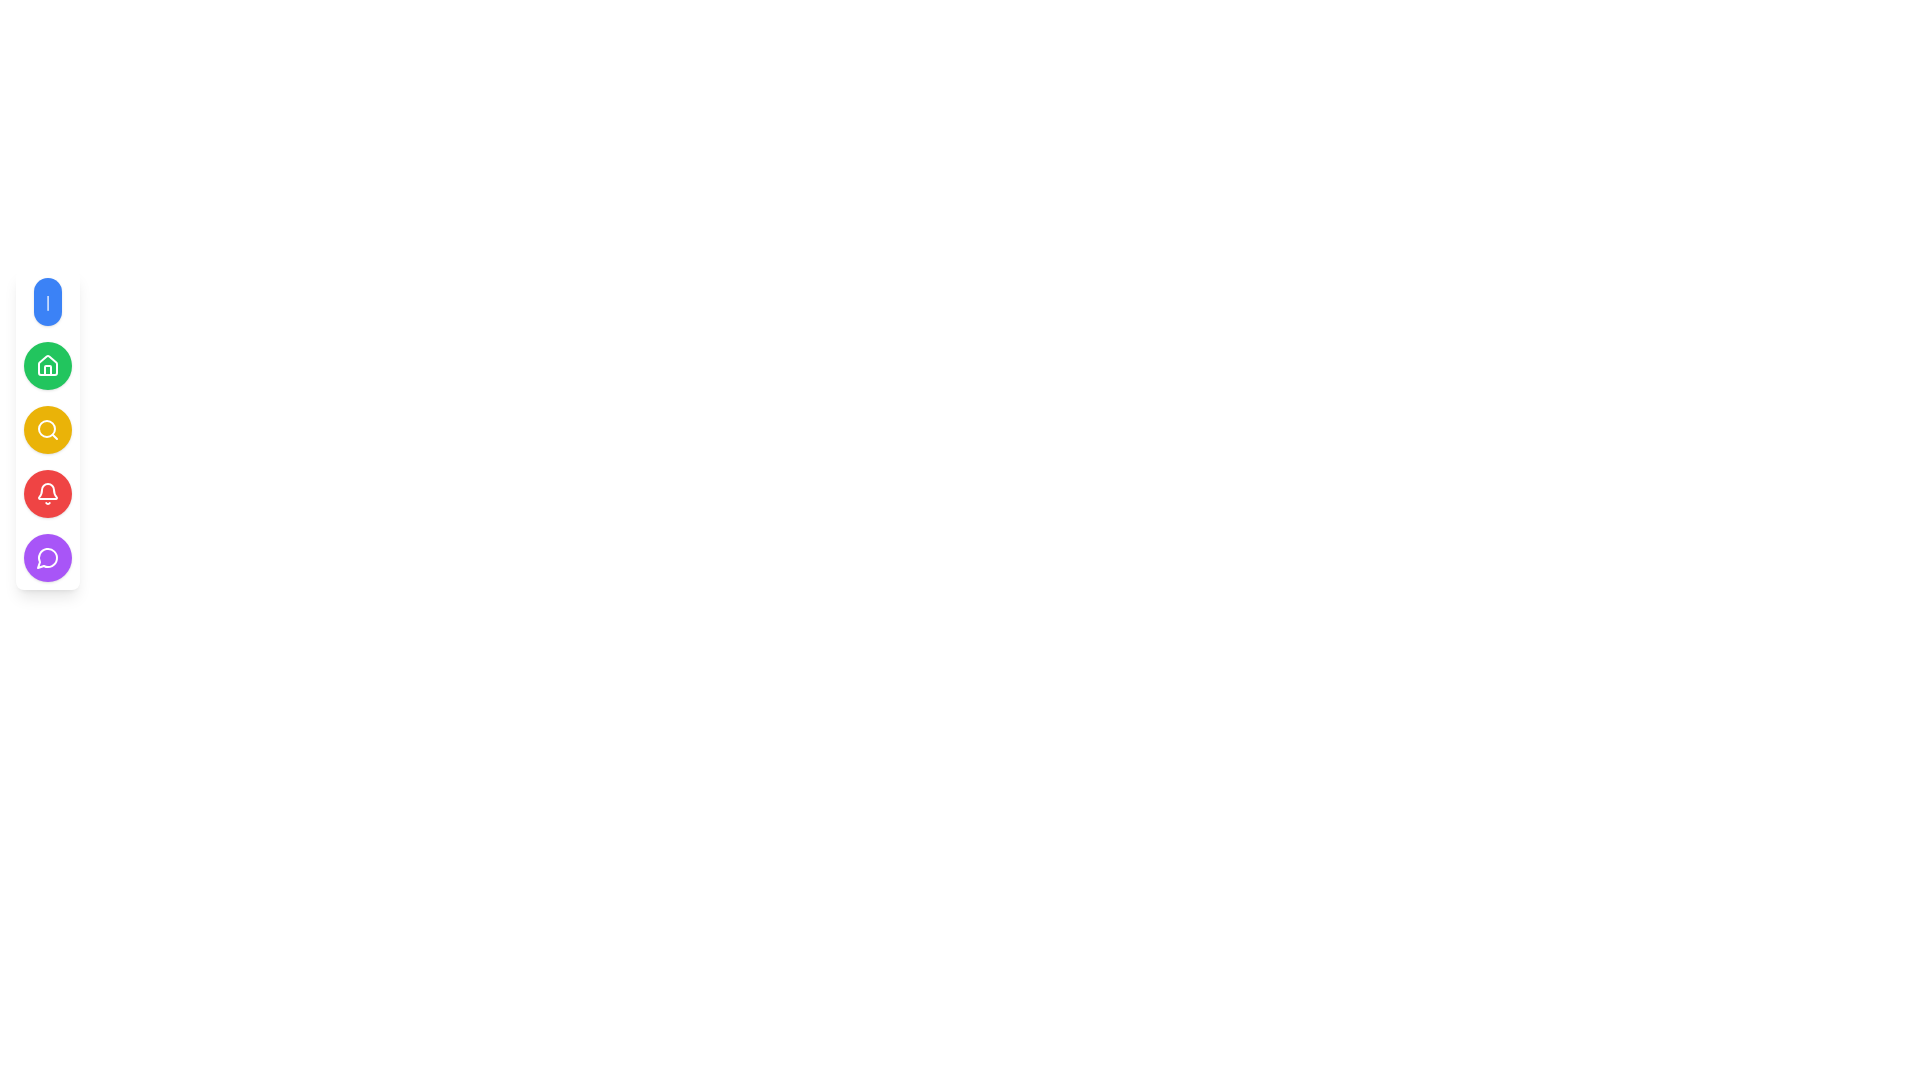  Describe the element at coordinates (48, 366) in the screenshot. I see `the green circular button with a white house icon, which is the second button in a vertical stack of similar buttons` at that location.